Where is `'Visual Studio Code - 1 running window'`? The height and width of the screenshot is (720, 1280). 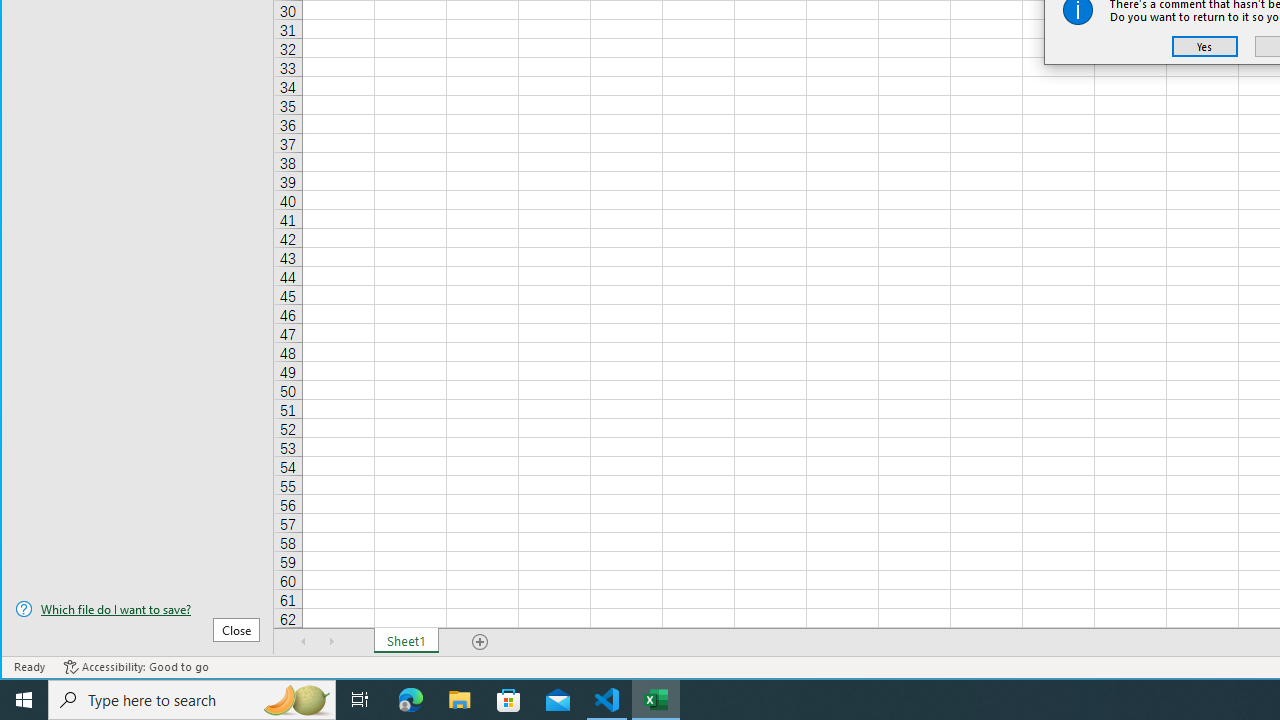
'Visual Studio Code - 1 running window' is located at coordinates (606, 698).